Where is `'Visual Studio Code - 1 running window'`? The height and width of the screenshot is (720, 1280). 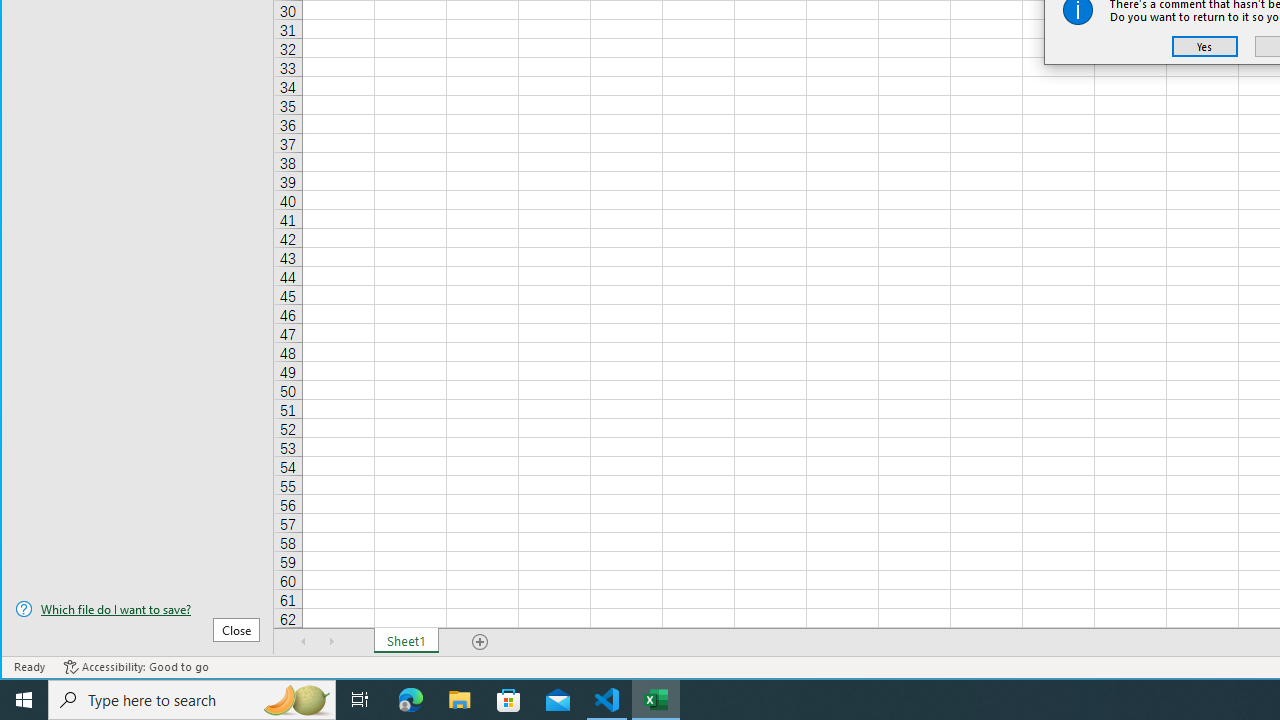
'Visual Studio Code - 1 running window' is located at coordinates (606, 698).